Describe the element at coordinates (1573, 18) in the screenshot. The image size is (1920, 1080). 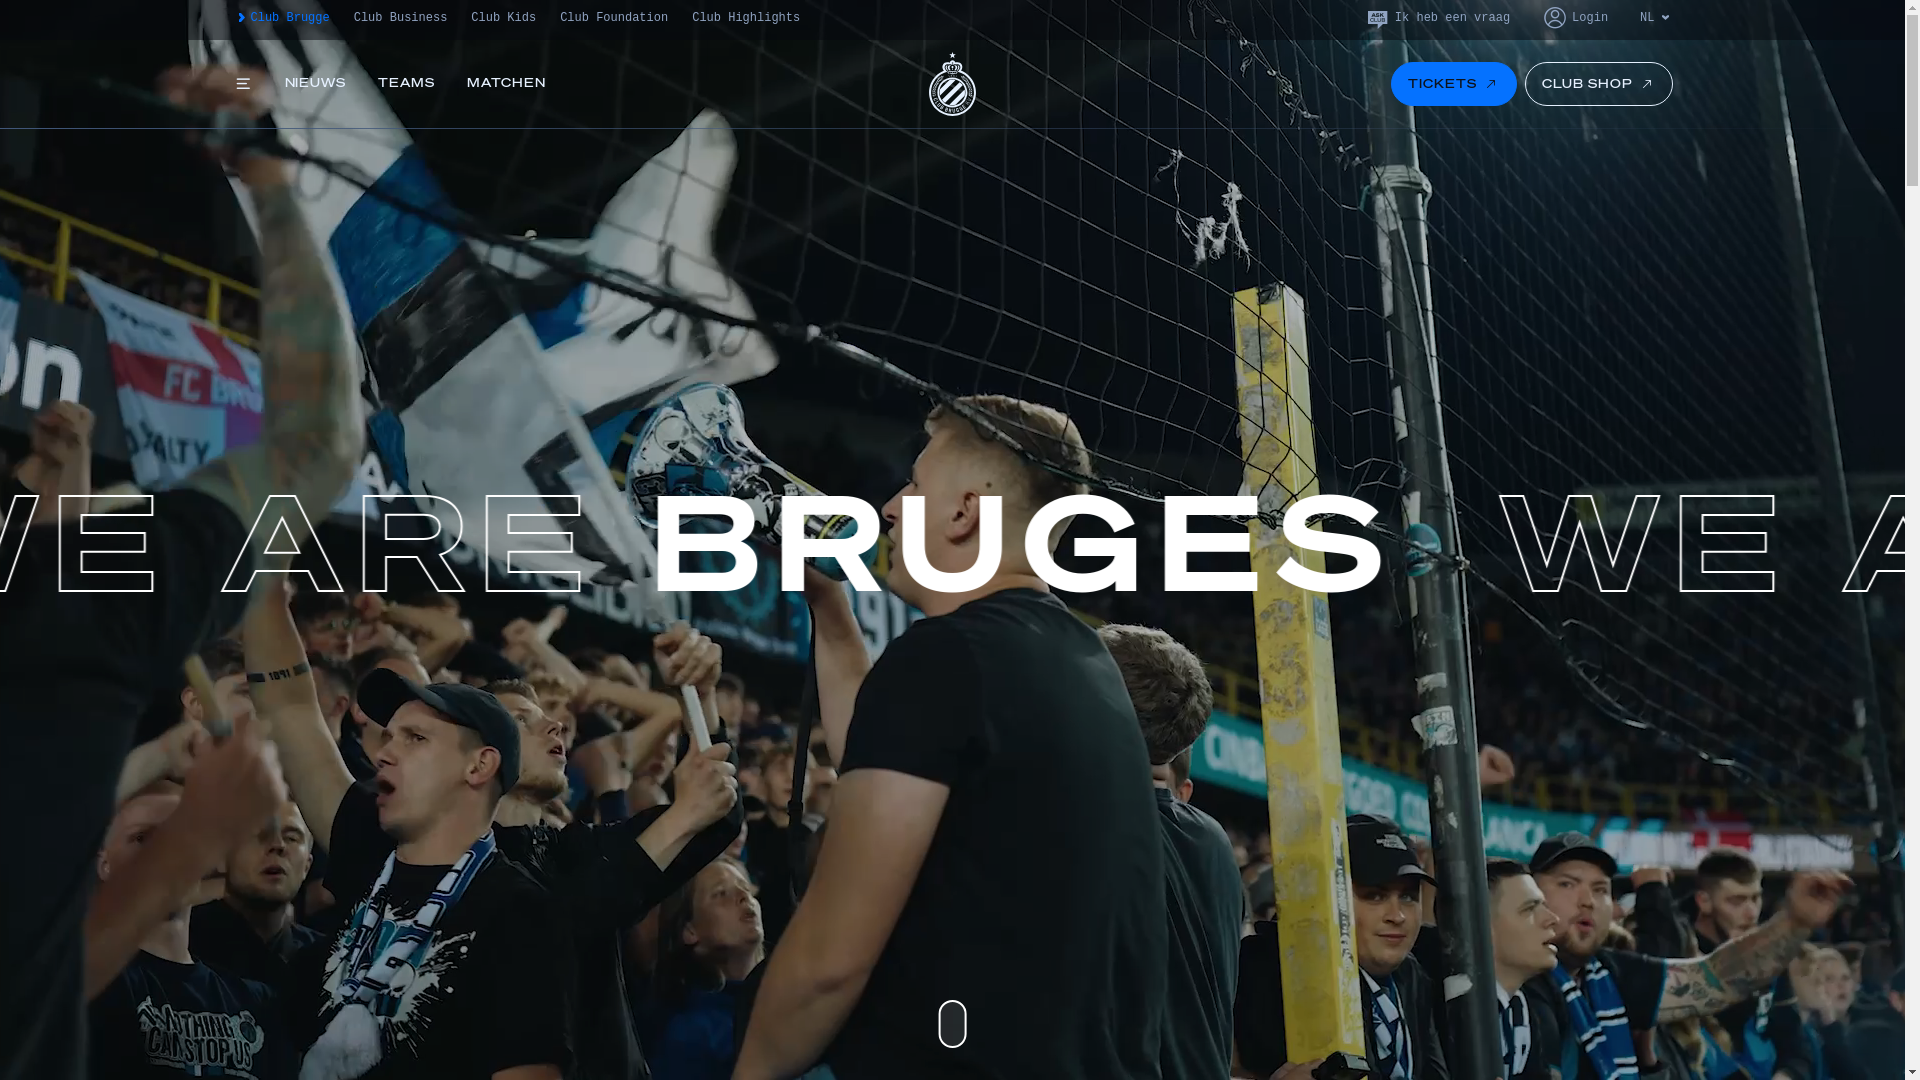
I see `'Login'` at that location.